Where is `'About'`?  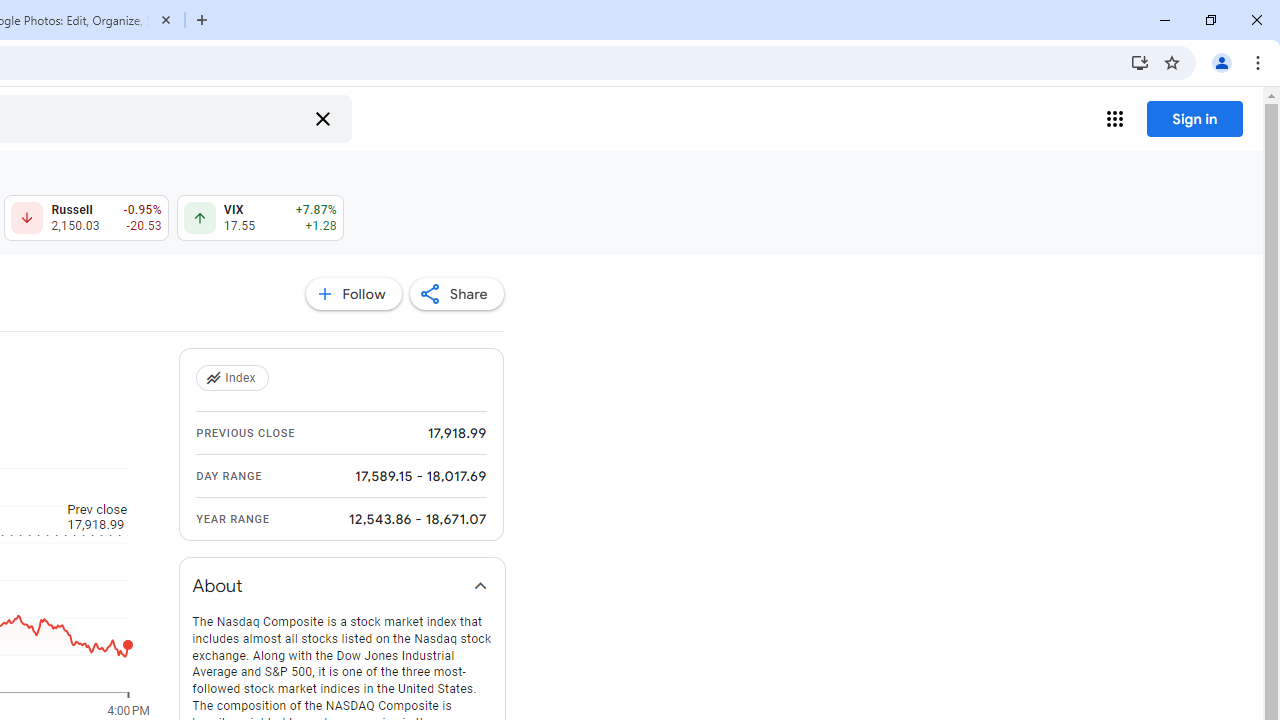
'About' is located at coordinates (342, 585).